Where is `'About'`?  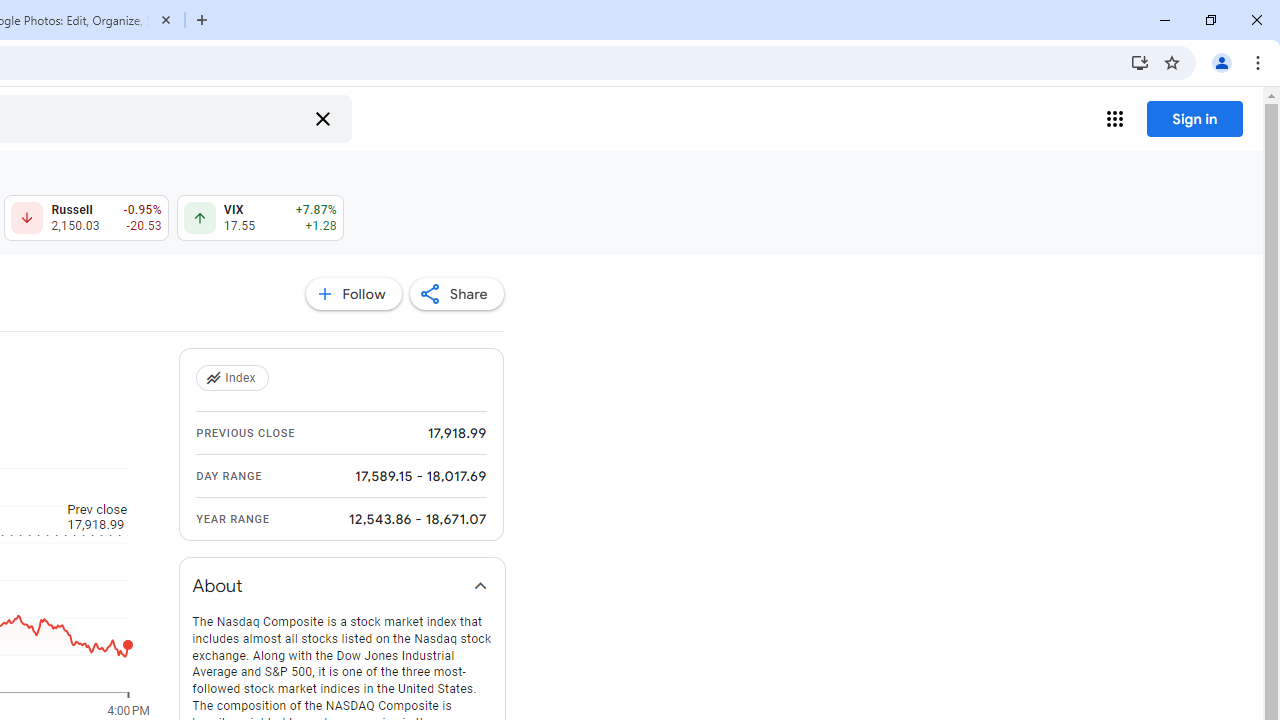
'About' is located at coordinates (342, 585).